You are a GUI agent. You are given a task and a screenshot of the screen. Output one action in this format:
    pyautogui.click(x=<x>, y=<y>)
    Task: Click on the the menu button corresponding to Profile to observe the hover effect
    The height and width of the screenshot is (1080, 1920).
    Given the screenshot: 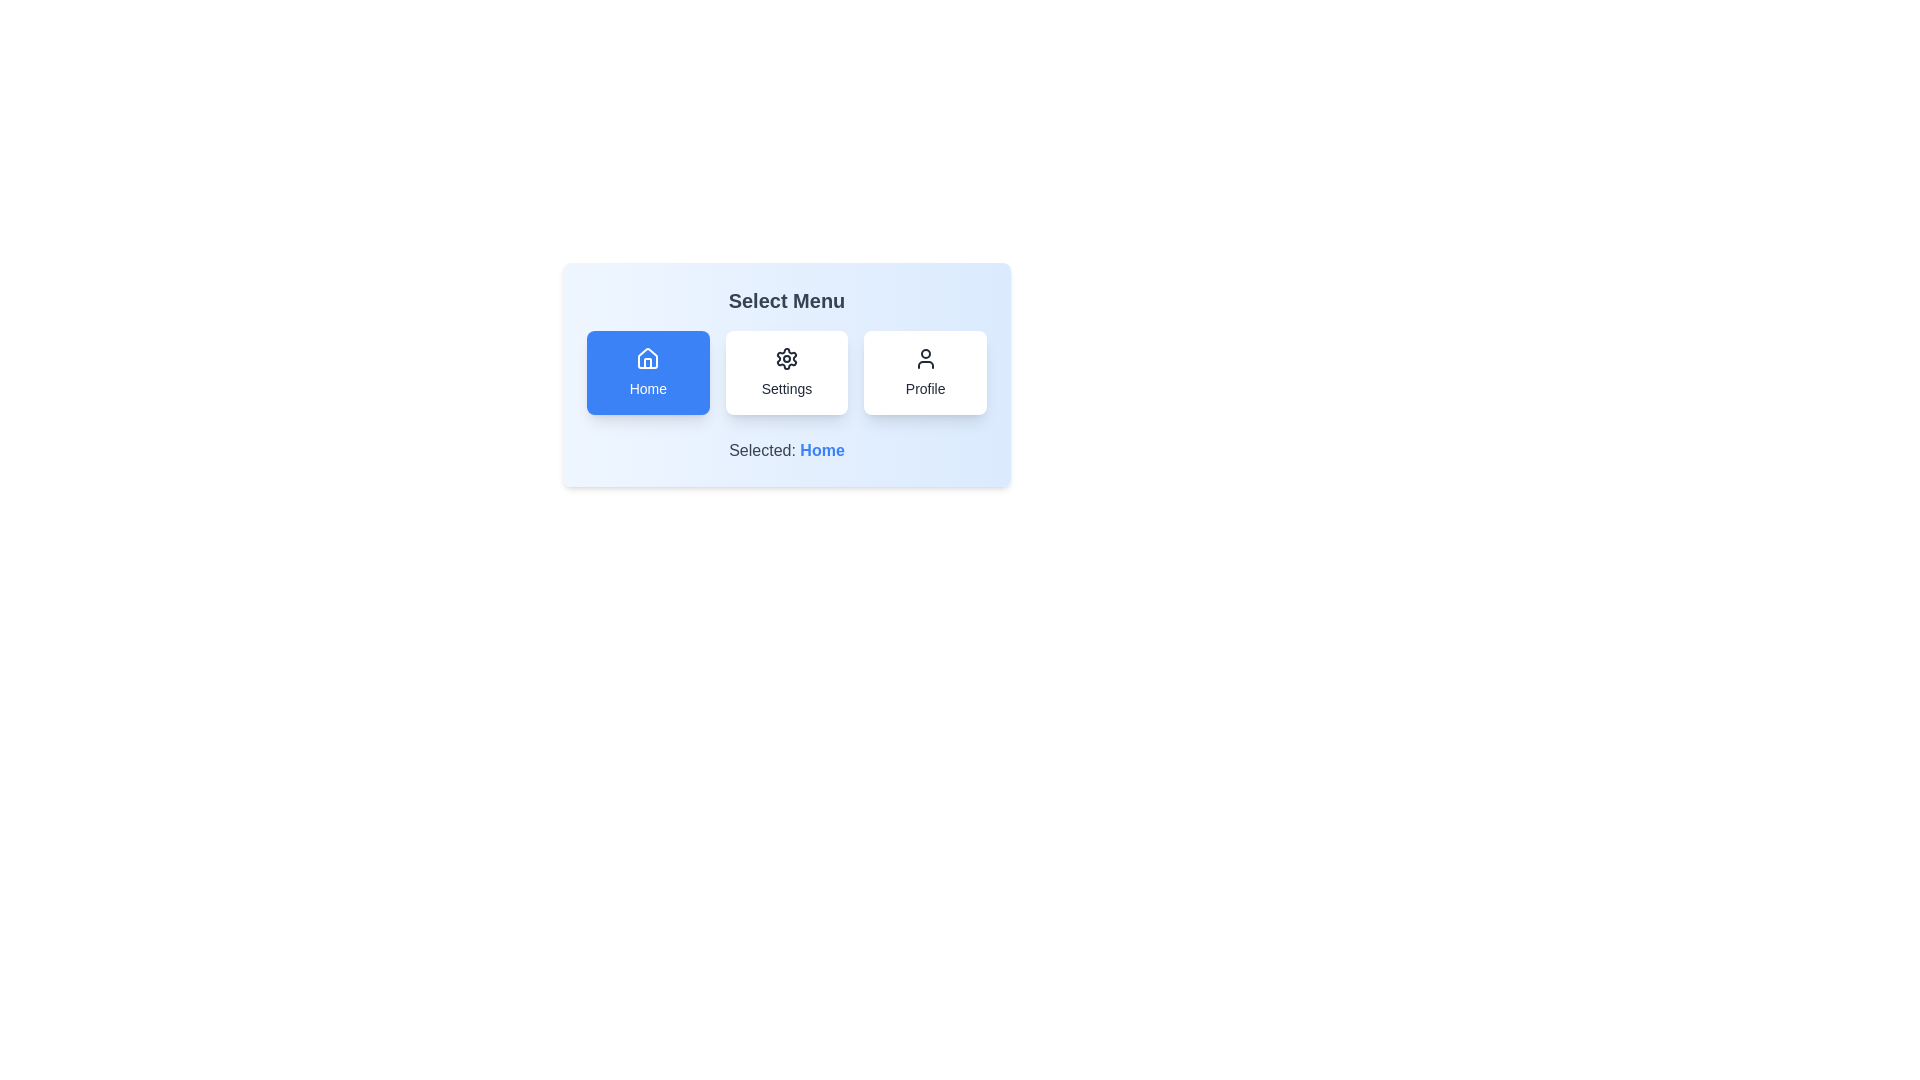 What is the action you would take?
    pyautogui.click(x=924, y=373)
    